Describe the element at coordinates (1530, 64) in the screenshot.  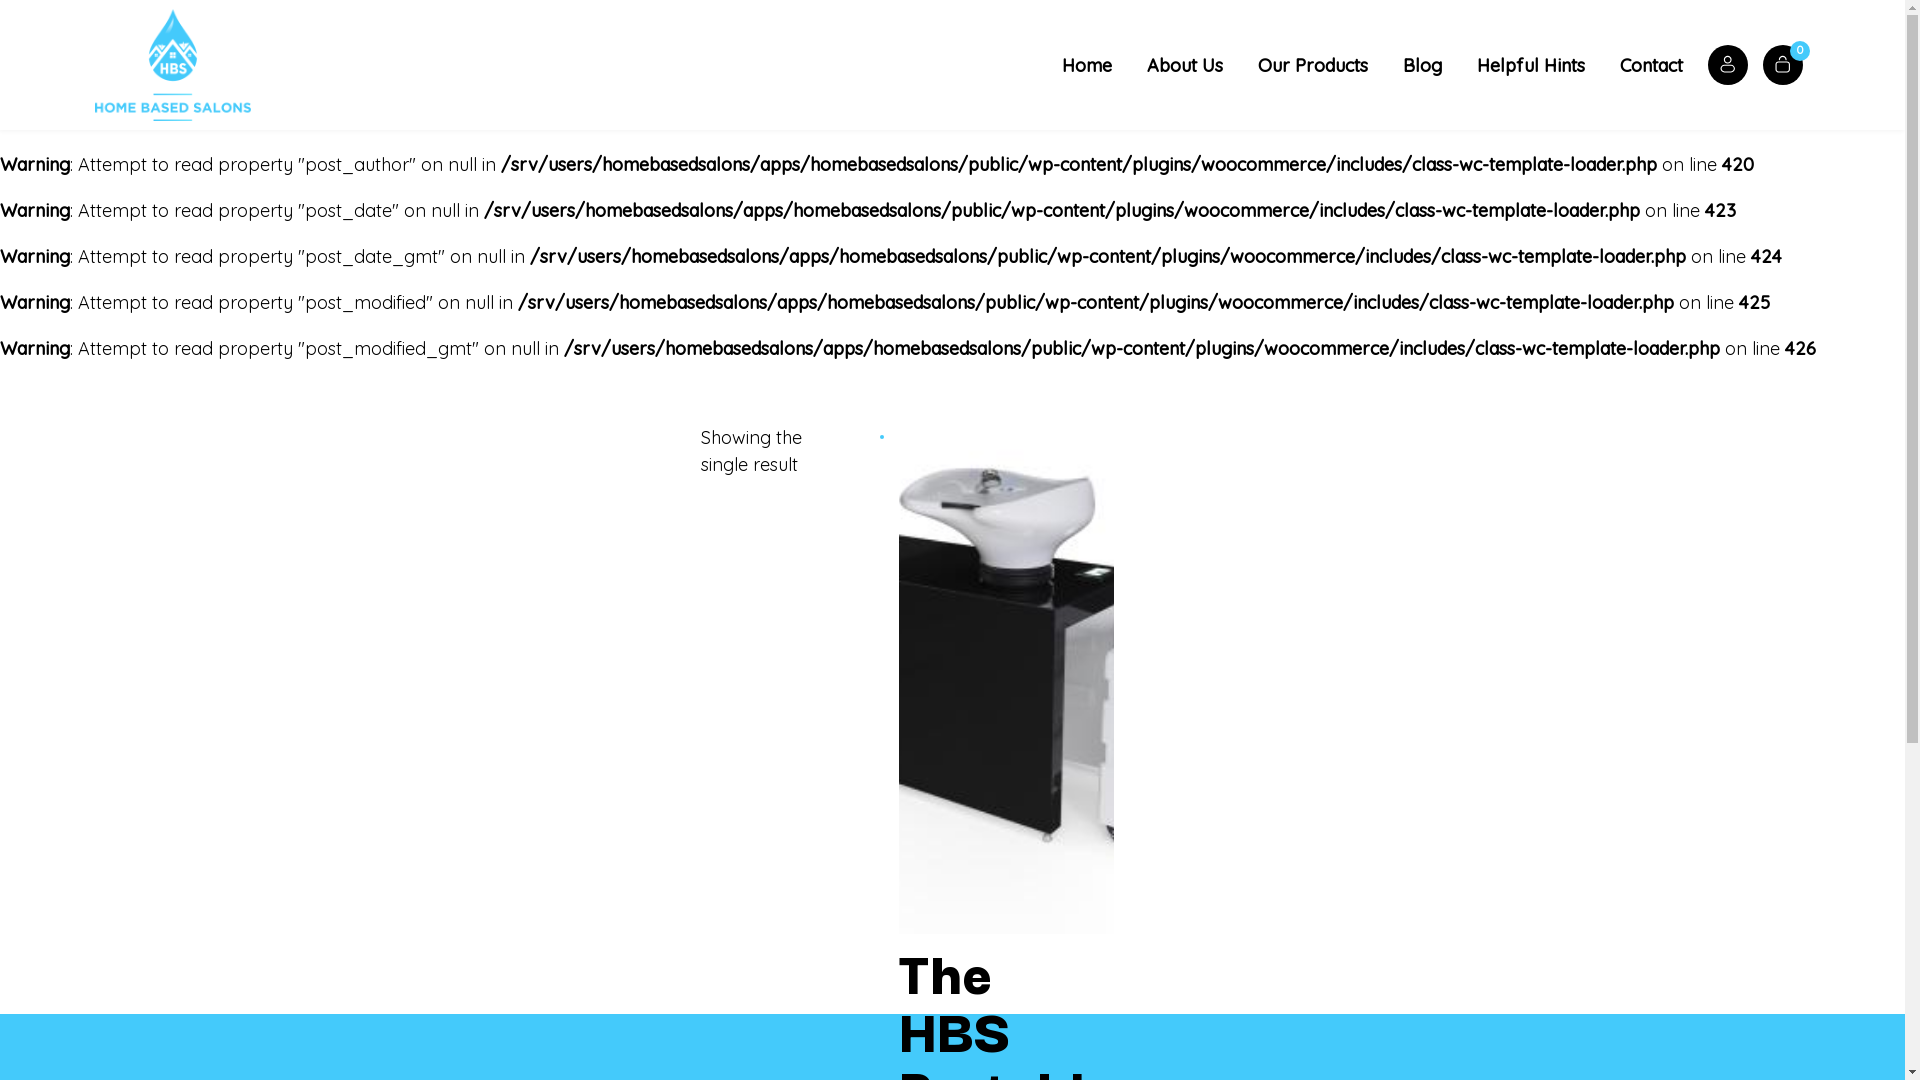
I see `'Helpful Hints'` at that location.